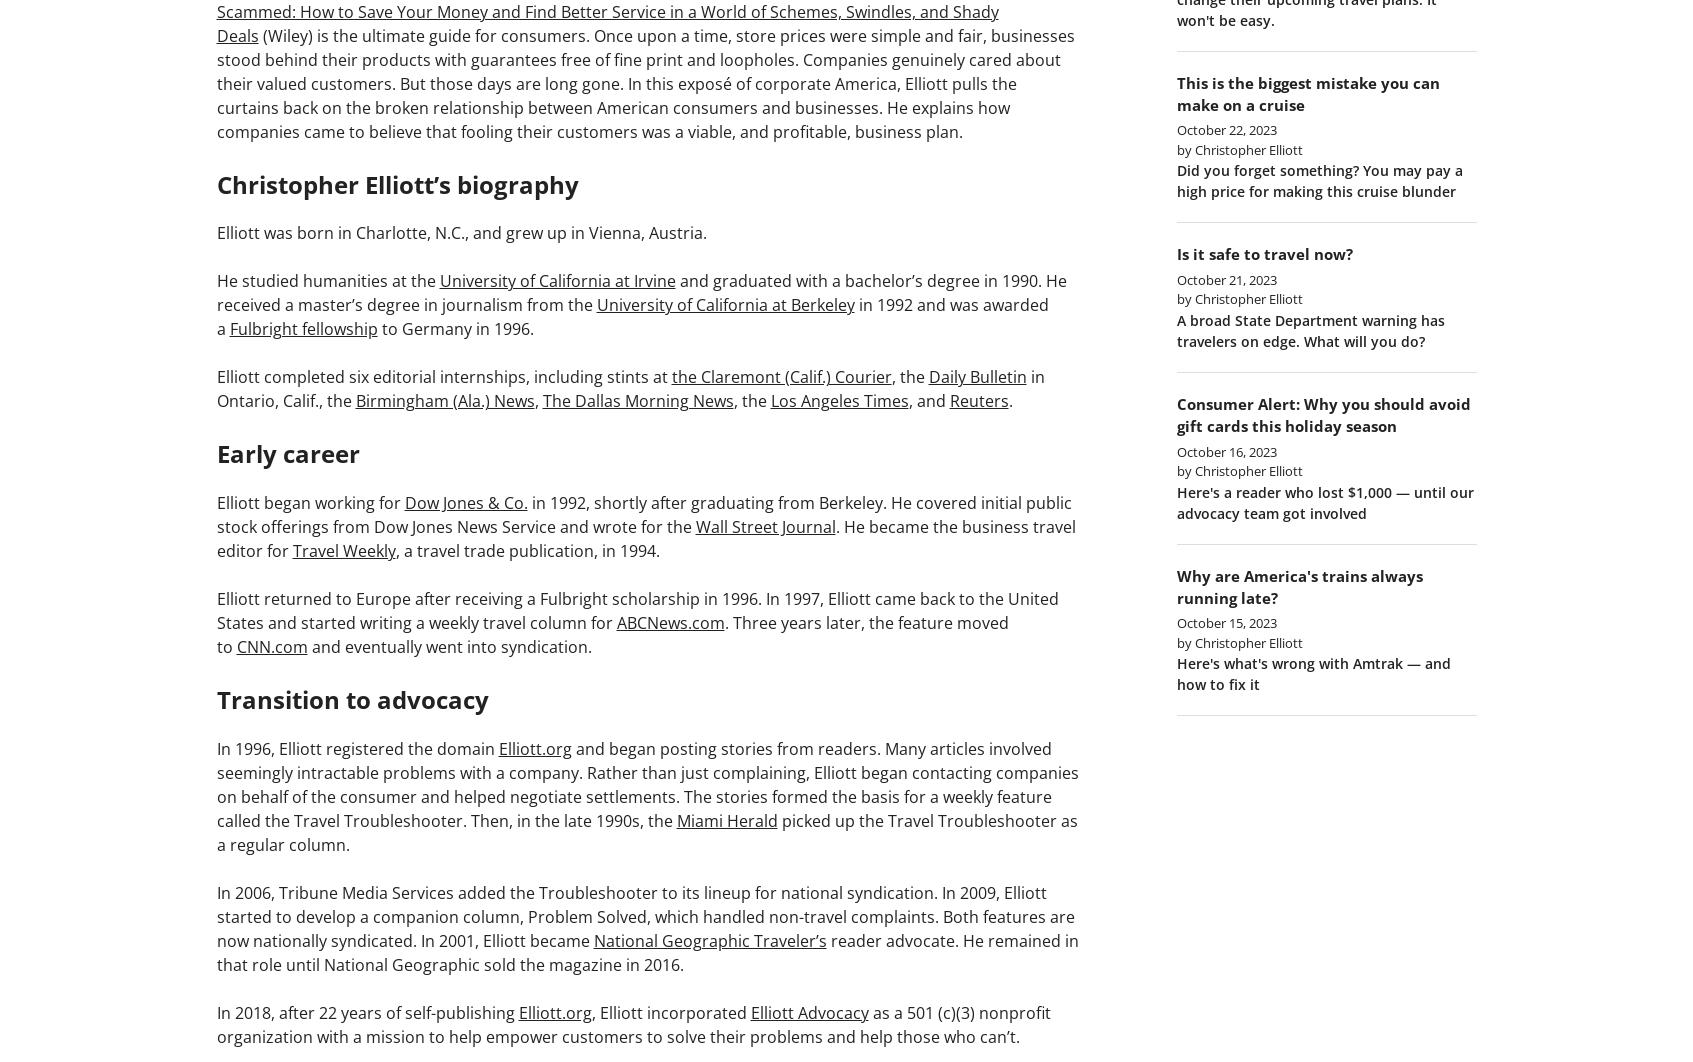 The width and height of the screenshot is (1693, 1062). I want to click on 'Consumer Alert: Why you should avoid gift cards this holiday season', so click(1322, 413).